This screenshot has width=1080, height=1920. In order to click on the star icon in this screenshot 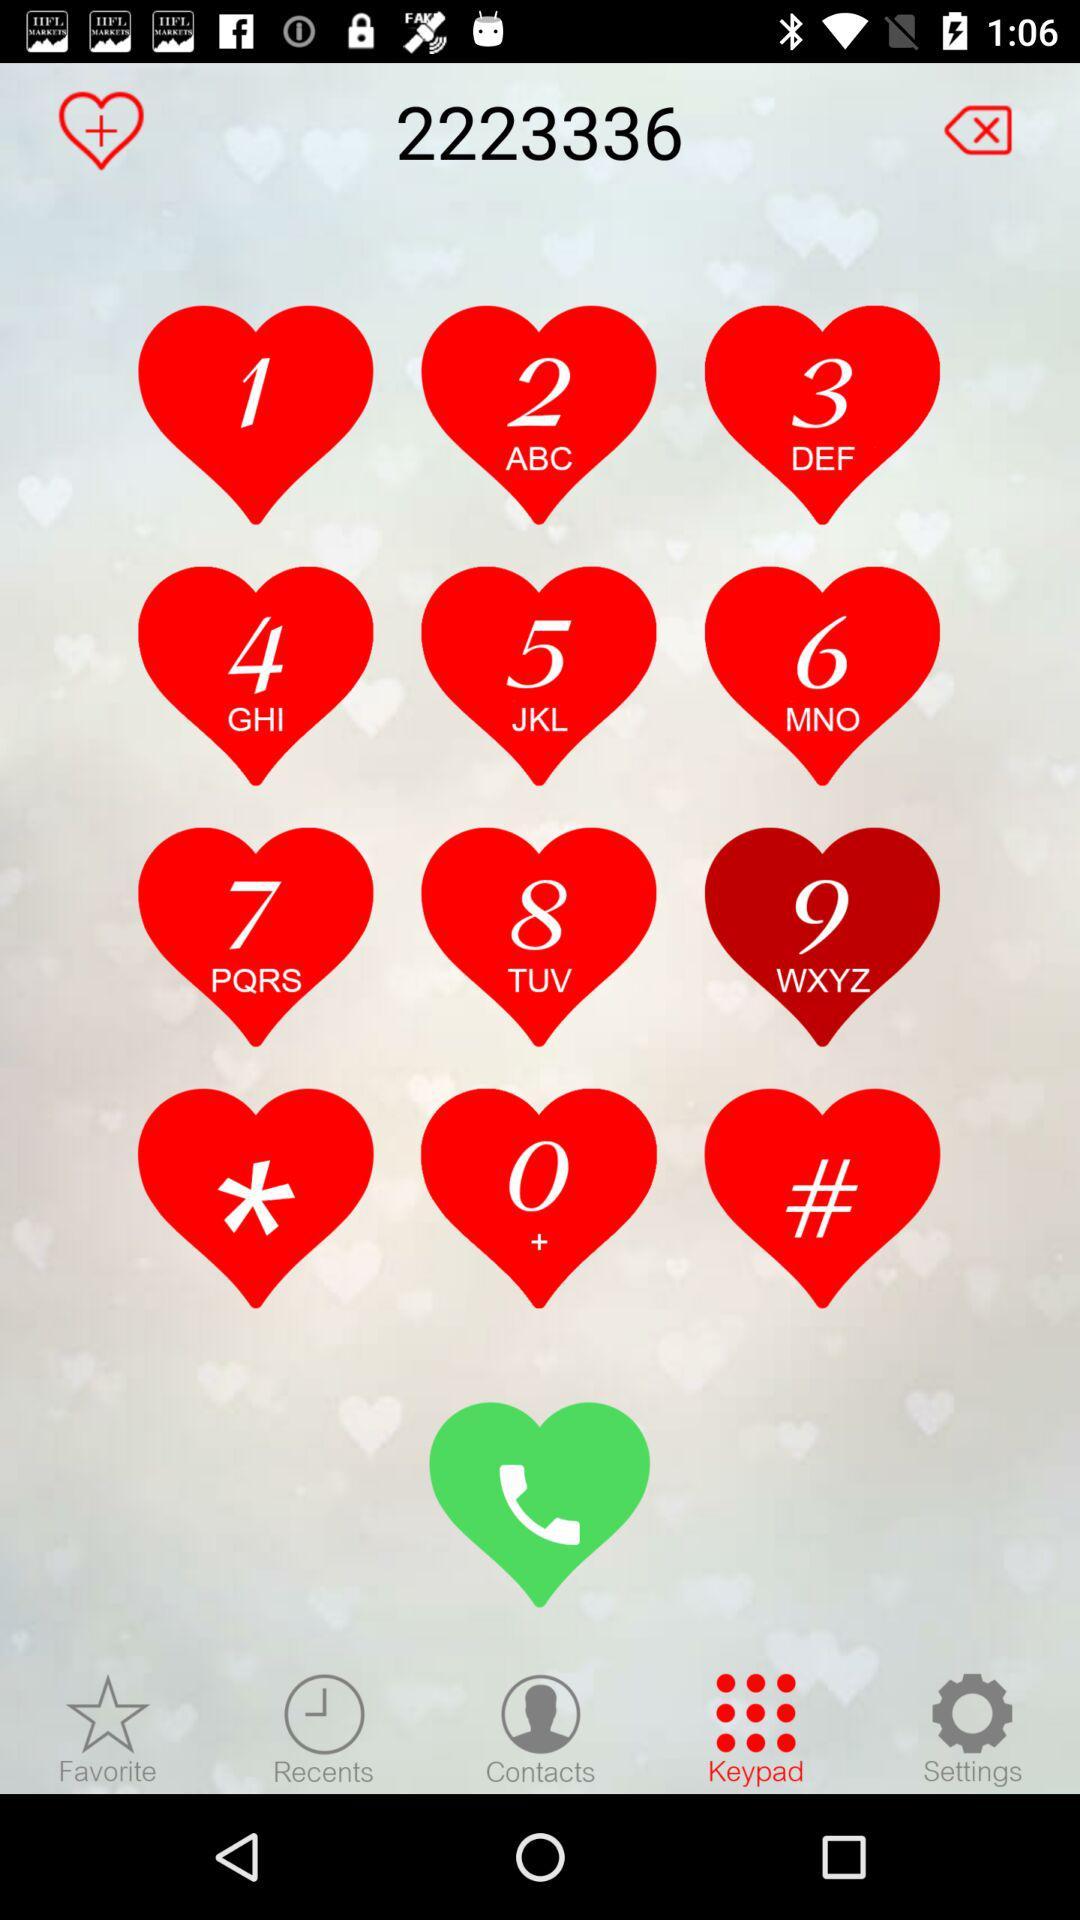, I will do `click(108, 1728)`.